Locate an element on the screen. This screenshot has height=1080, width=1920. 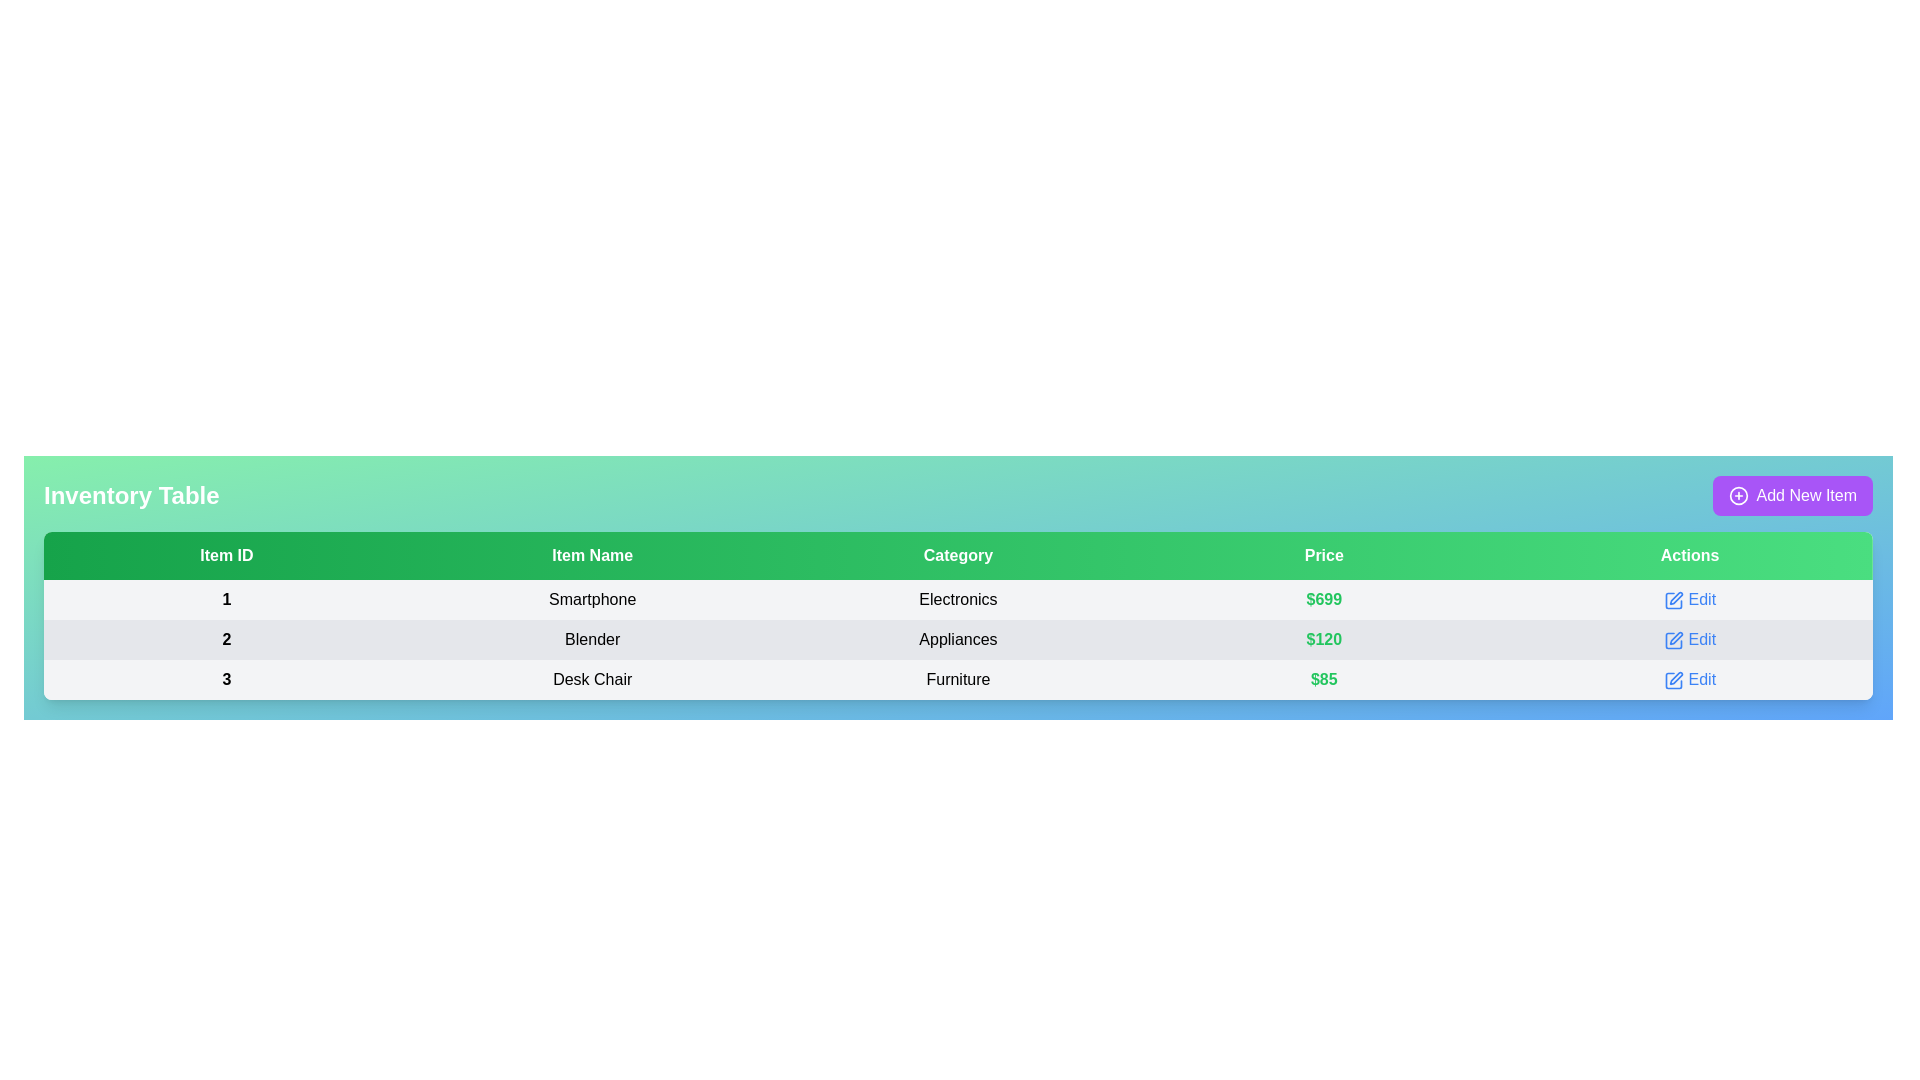
the visual representation of the square-pencil icon in the 'Actions' column of the first row of the table, which corresponds to the item with ID 1 ('Smartphone') is located at coordinates (1674, 599).